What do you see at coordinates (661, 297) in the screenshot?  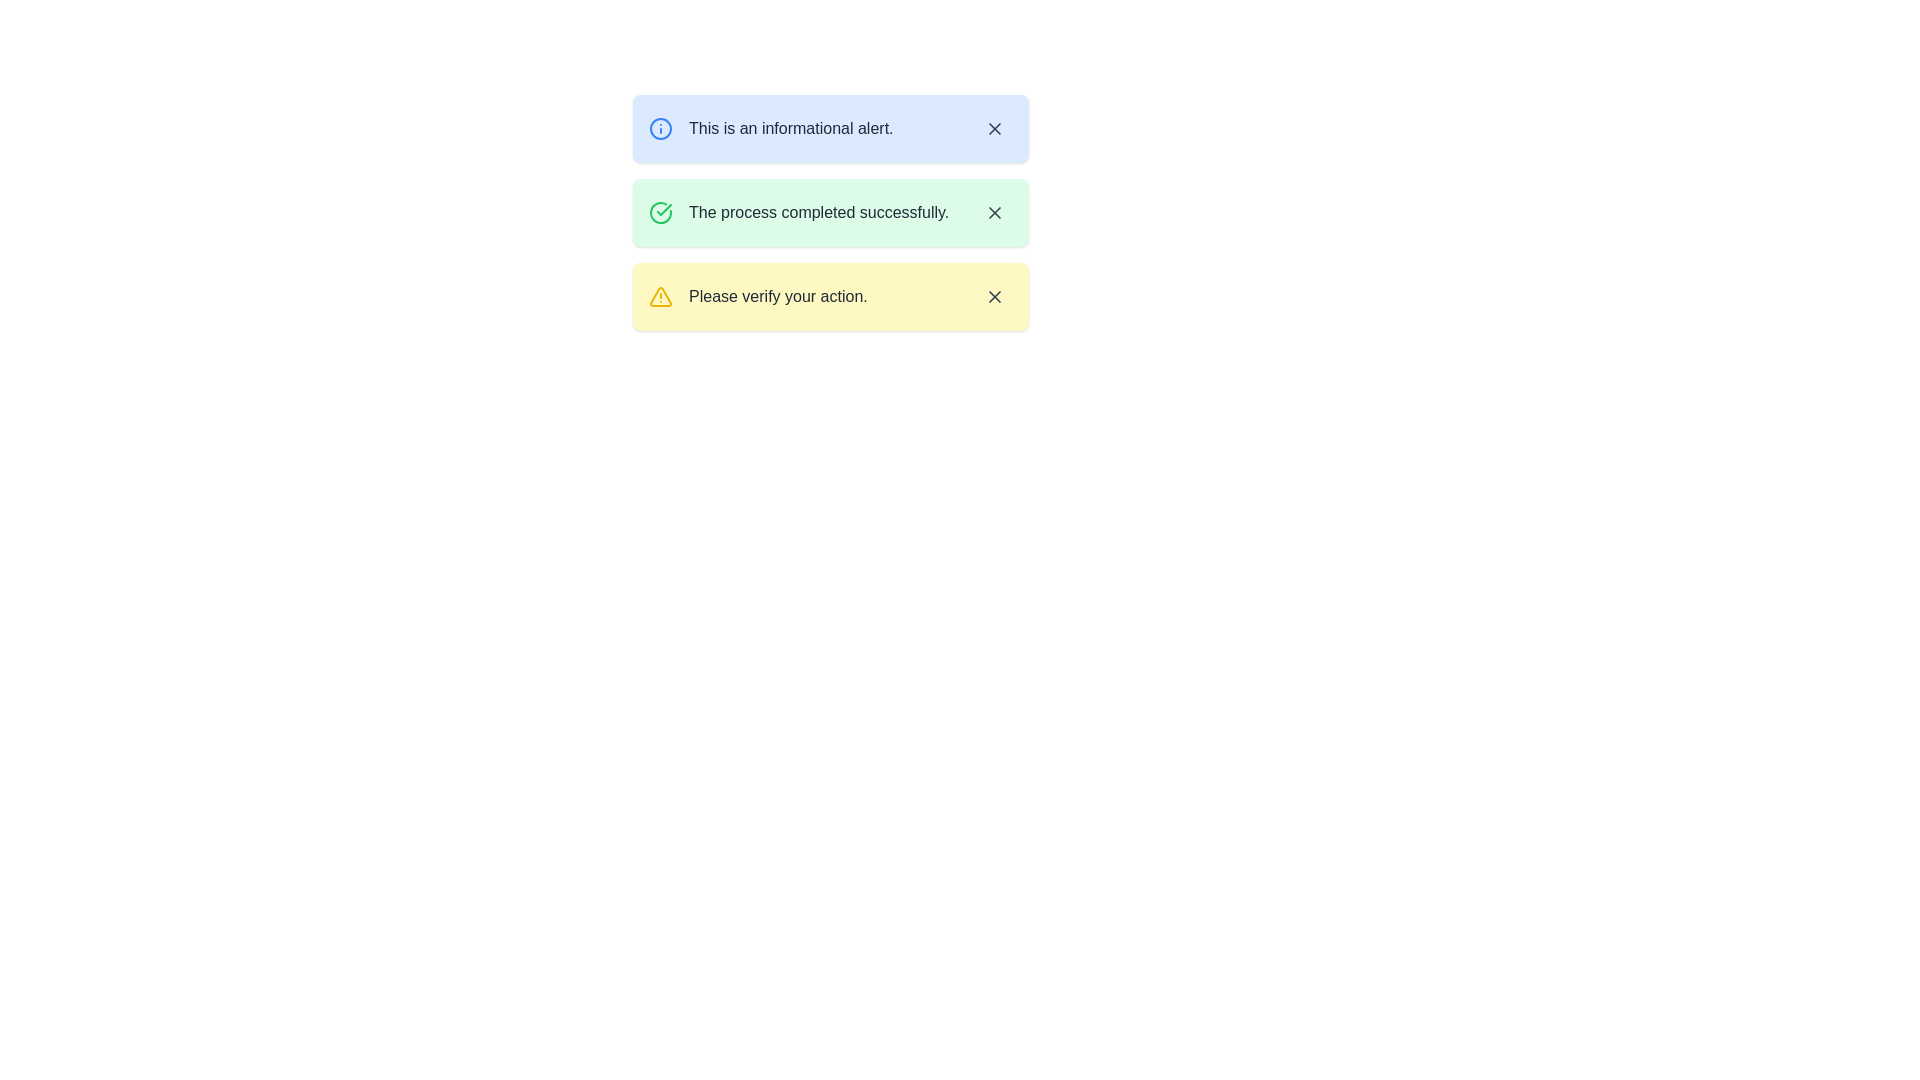 I see `the triangular warning icon with a yellow border, indicating an alert or caution, located next to the text 'Please verify your action.'` at bounding box center [661, 297].